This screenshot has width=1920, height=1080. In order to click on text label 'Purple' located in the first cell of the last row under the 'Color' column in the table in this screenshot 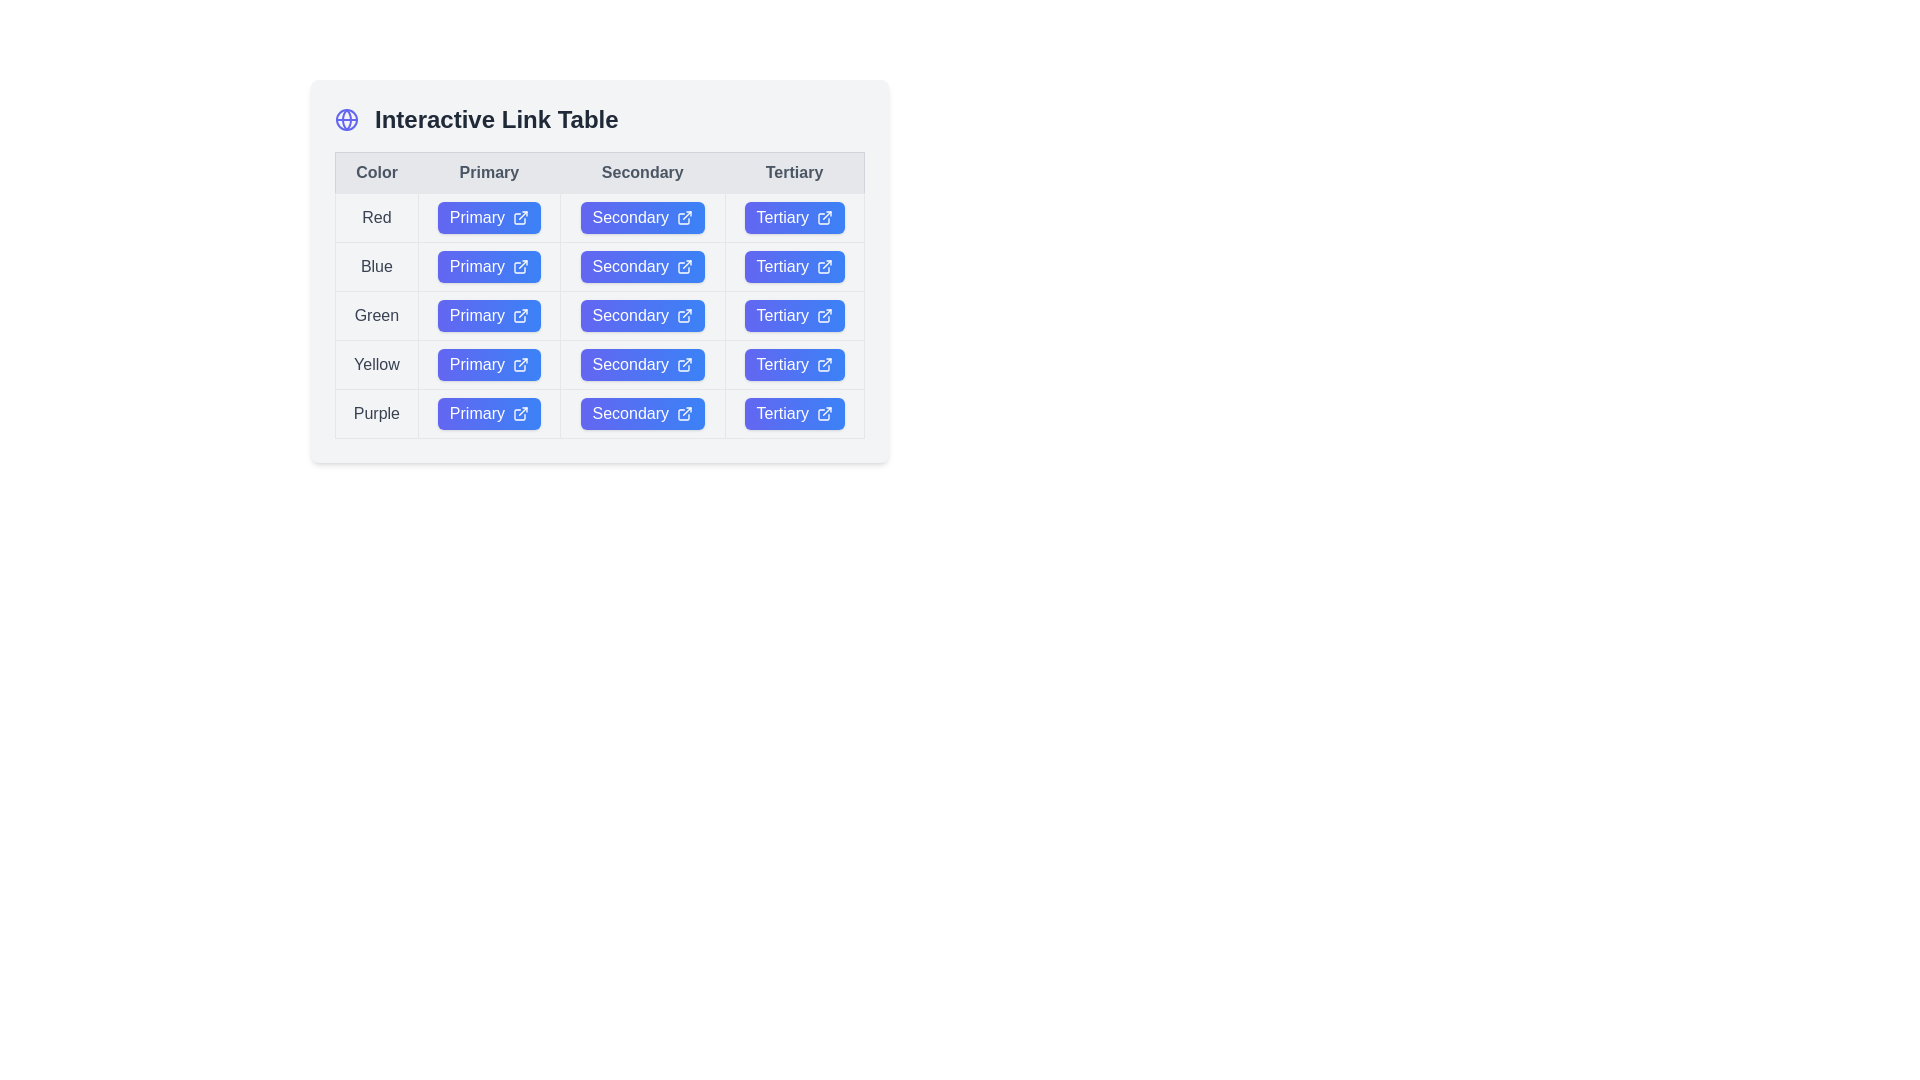, I will do `click(376, 412)`.